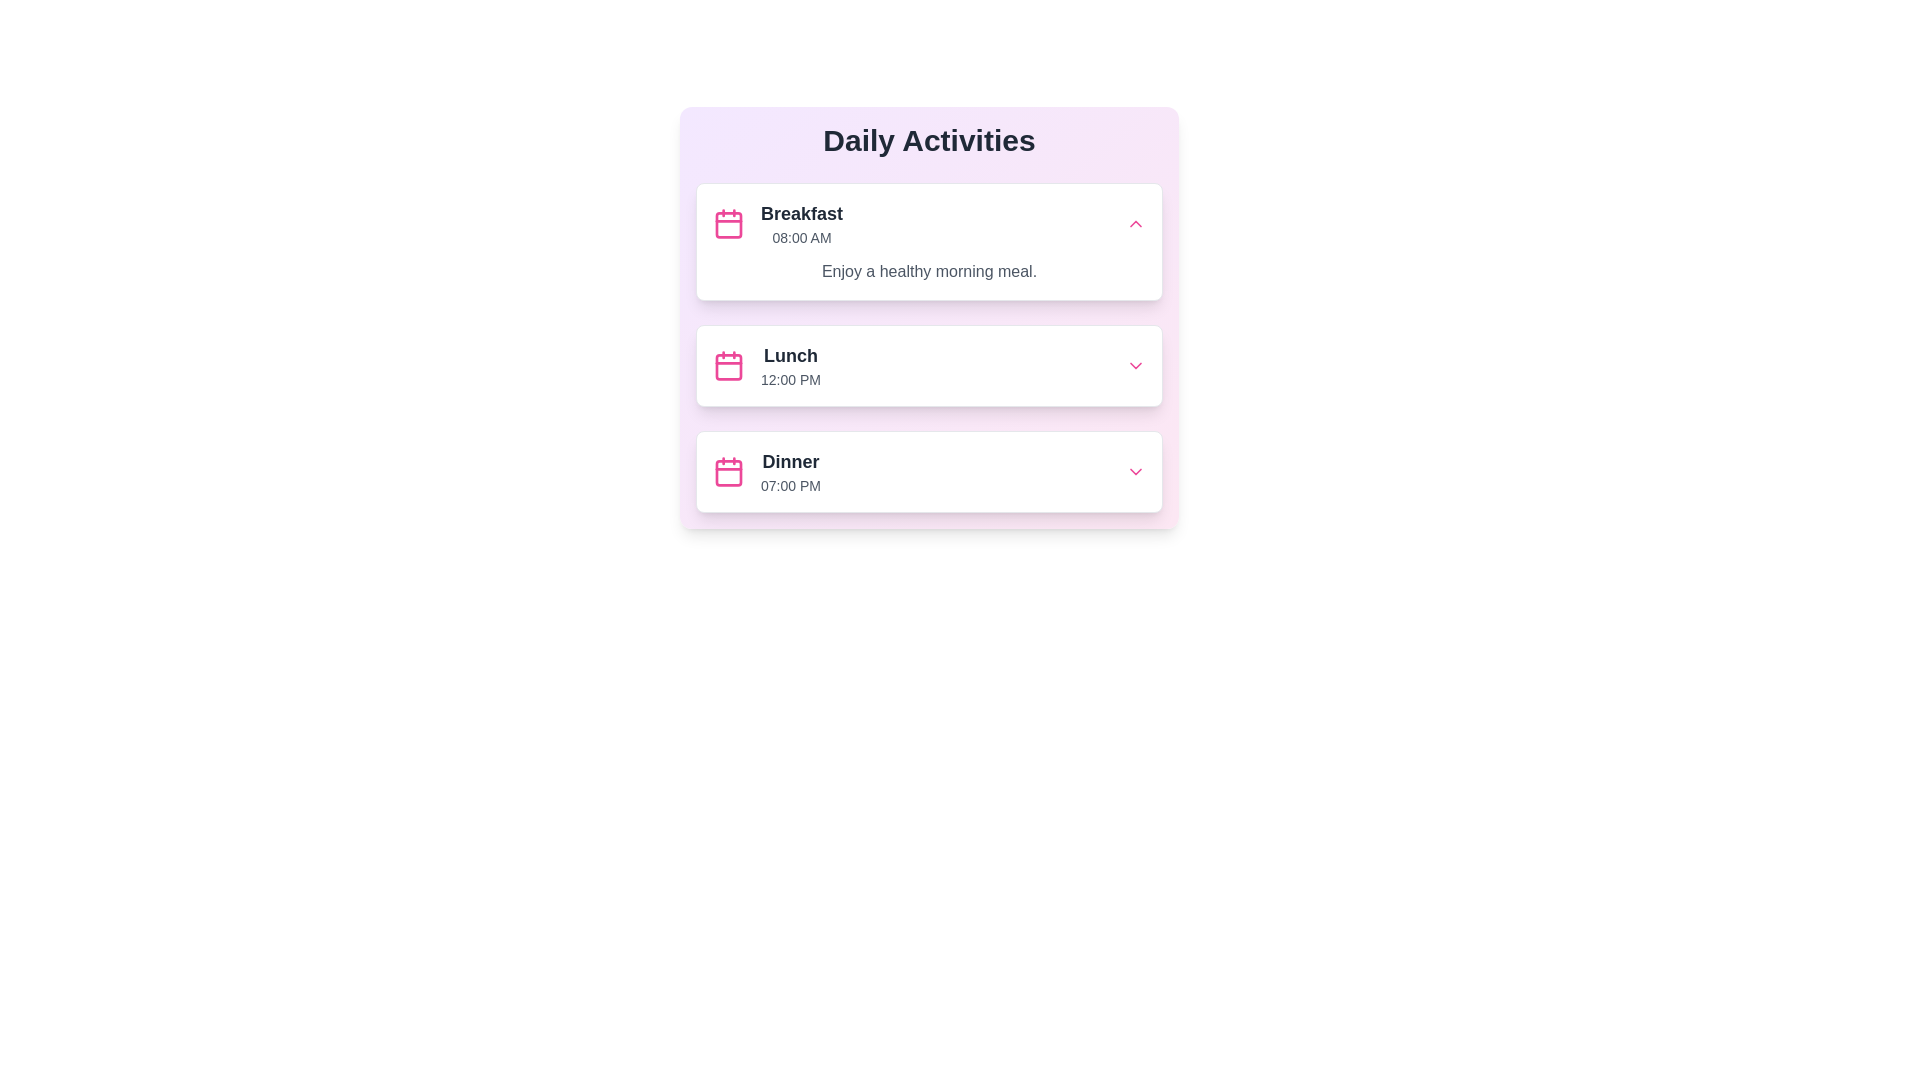 The width and height of the screenshot is (1920, 1080). Describe the element at coordinates (928, 366) in the screenshot. I see `the 'Lunch' activity card, which is the second card in the vertical arrangement under the 'Daily Activities' section` at that location.